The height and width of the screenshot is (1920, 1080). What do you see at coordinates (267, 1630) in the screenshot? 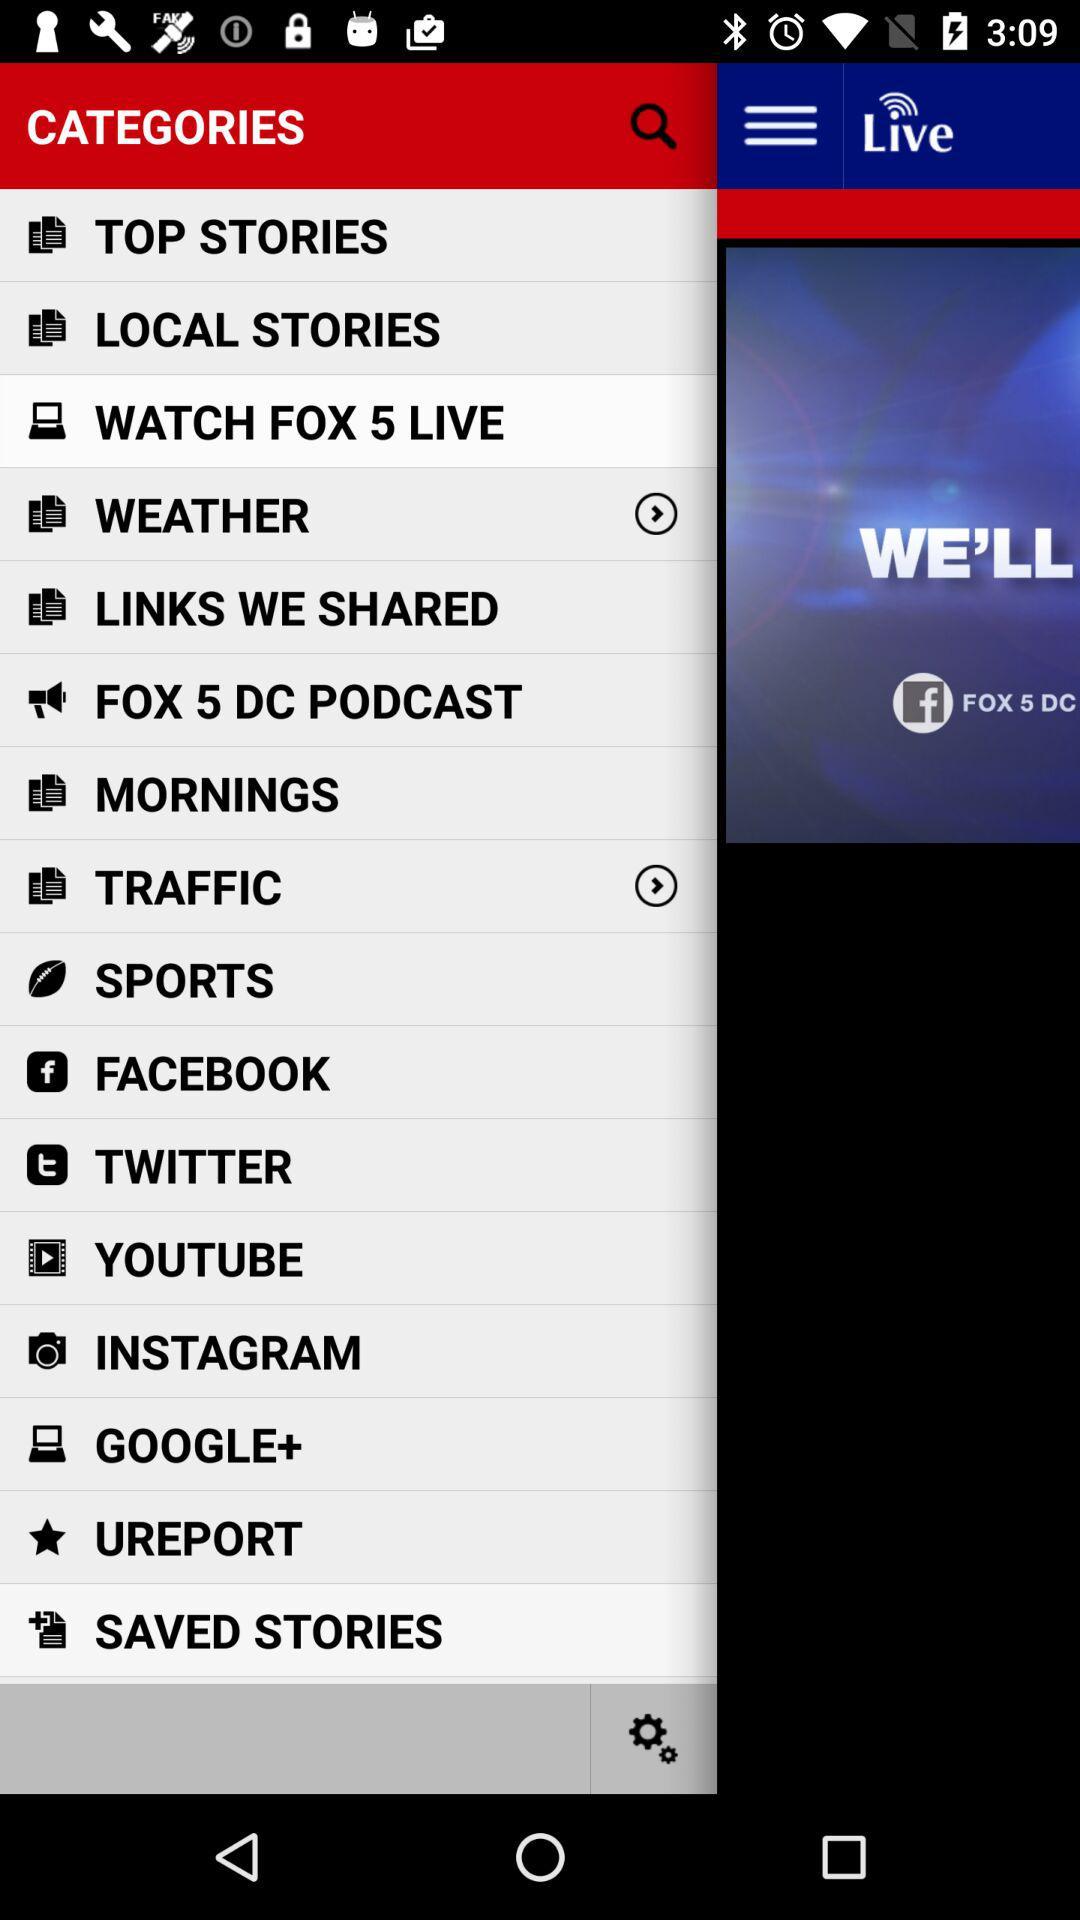
I see `the saved stories` at bounding box center [267, 1630].